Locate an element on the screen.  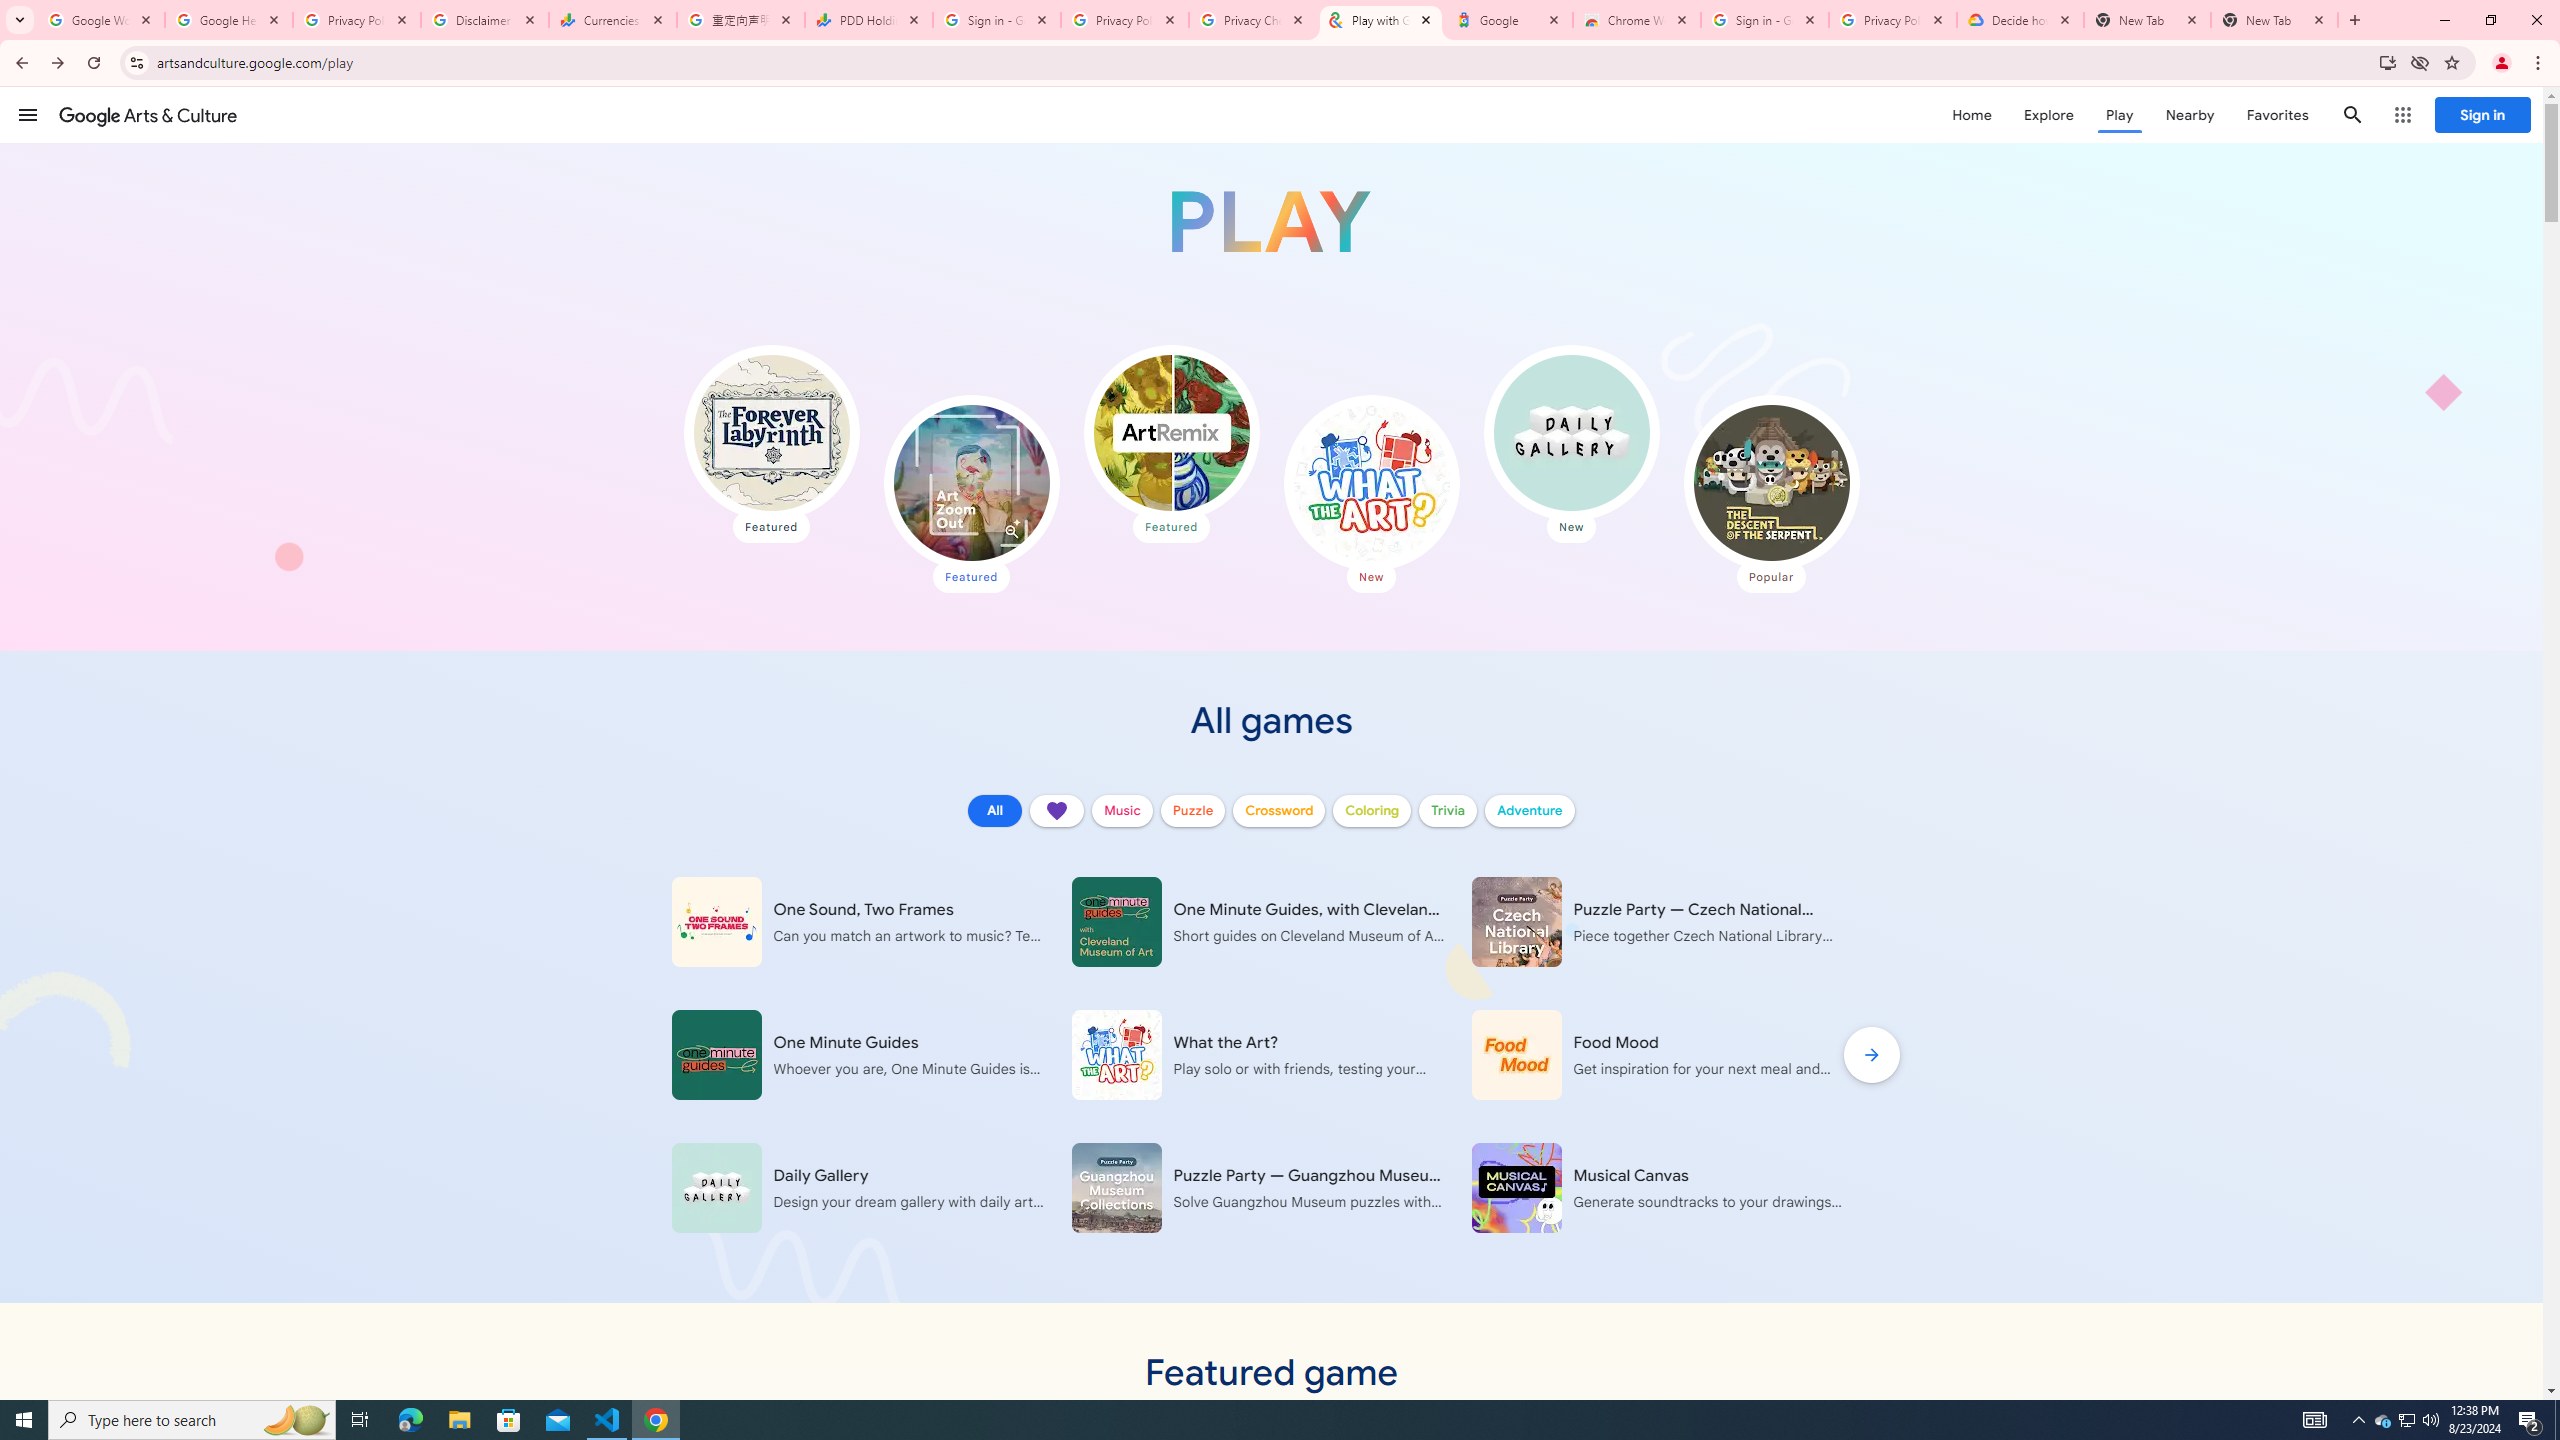
'Menu' is located at coordinates (28, 114).